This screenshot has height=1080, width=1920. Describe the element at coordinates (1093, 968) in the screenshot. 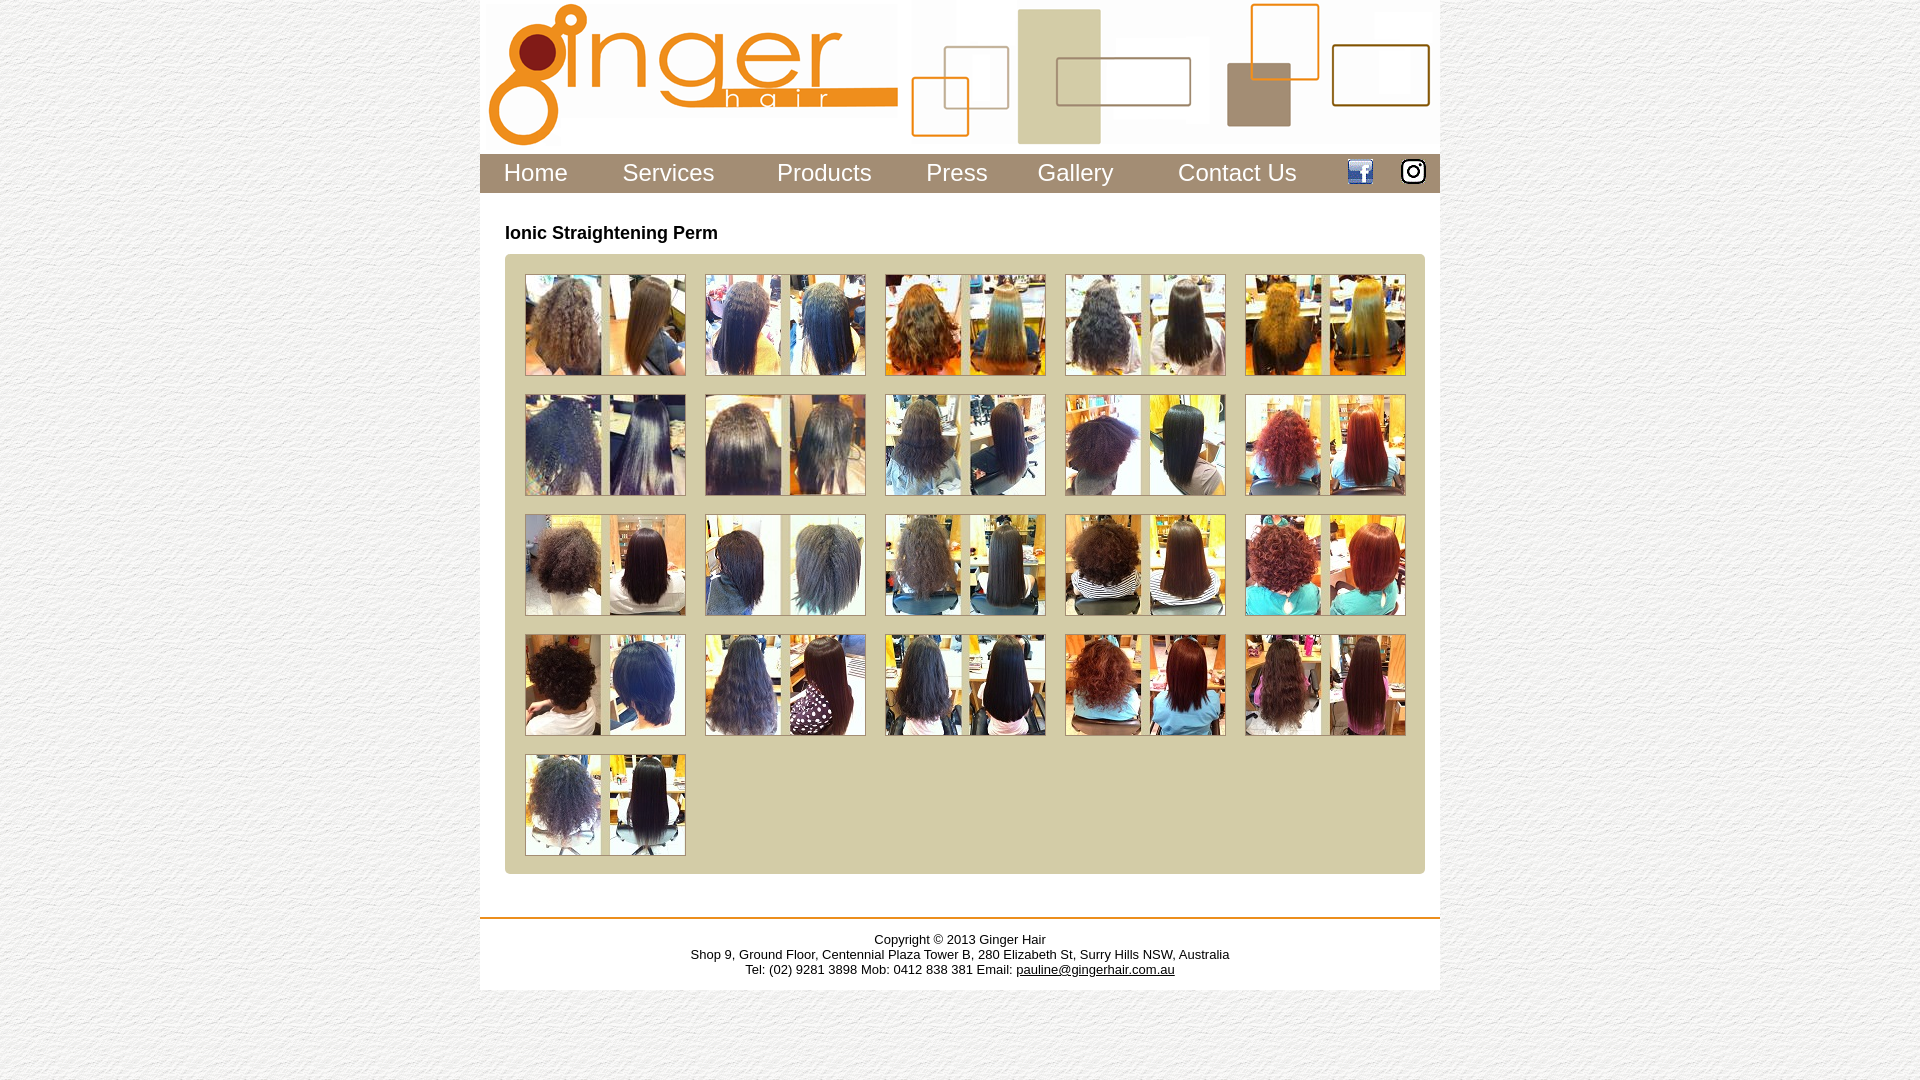

I see `'pauline@gingerhair.com.au'` at that location.